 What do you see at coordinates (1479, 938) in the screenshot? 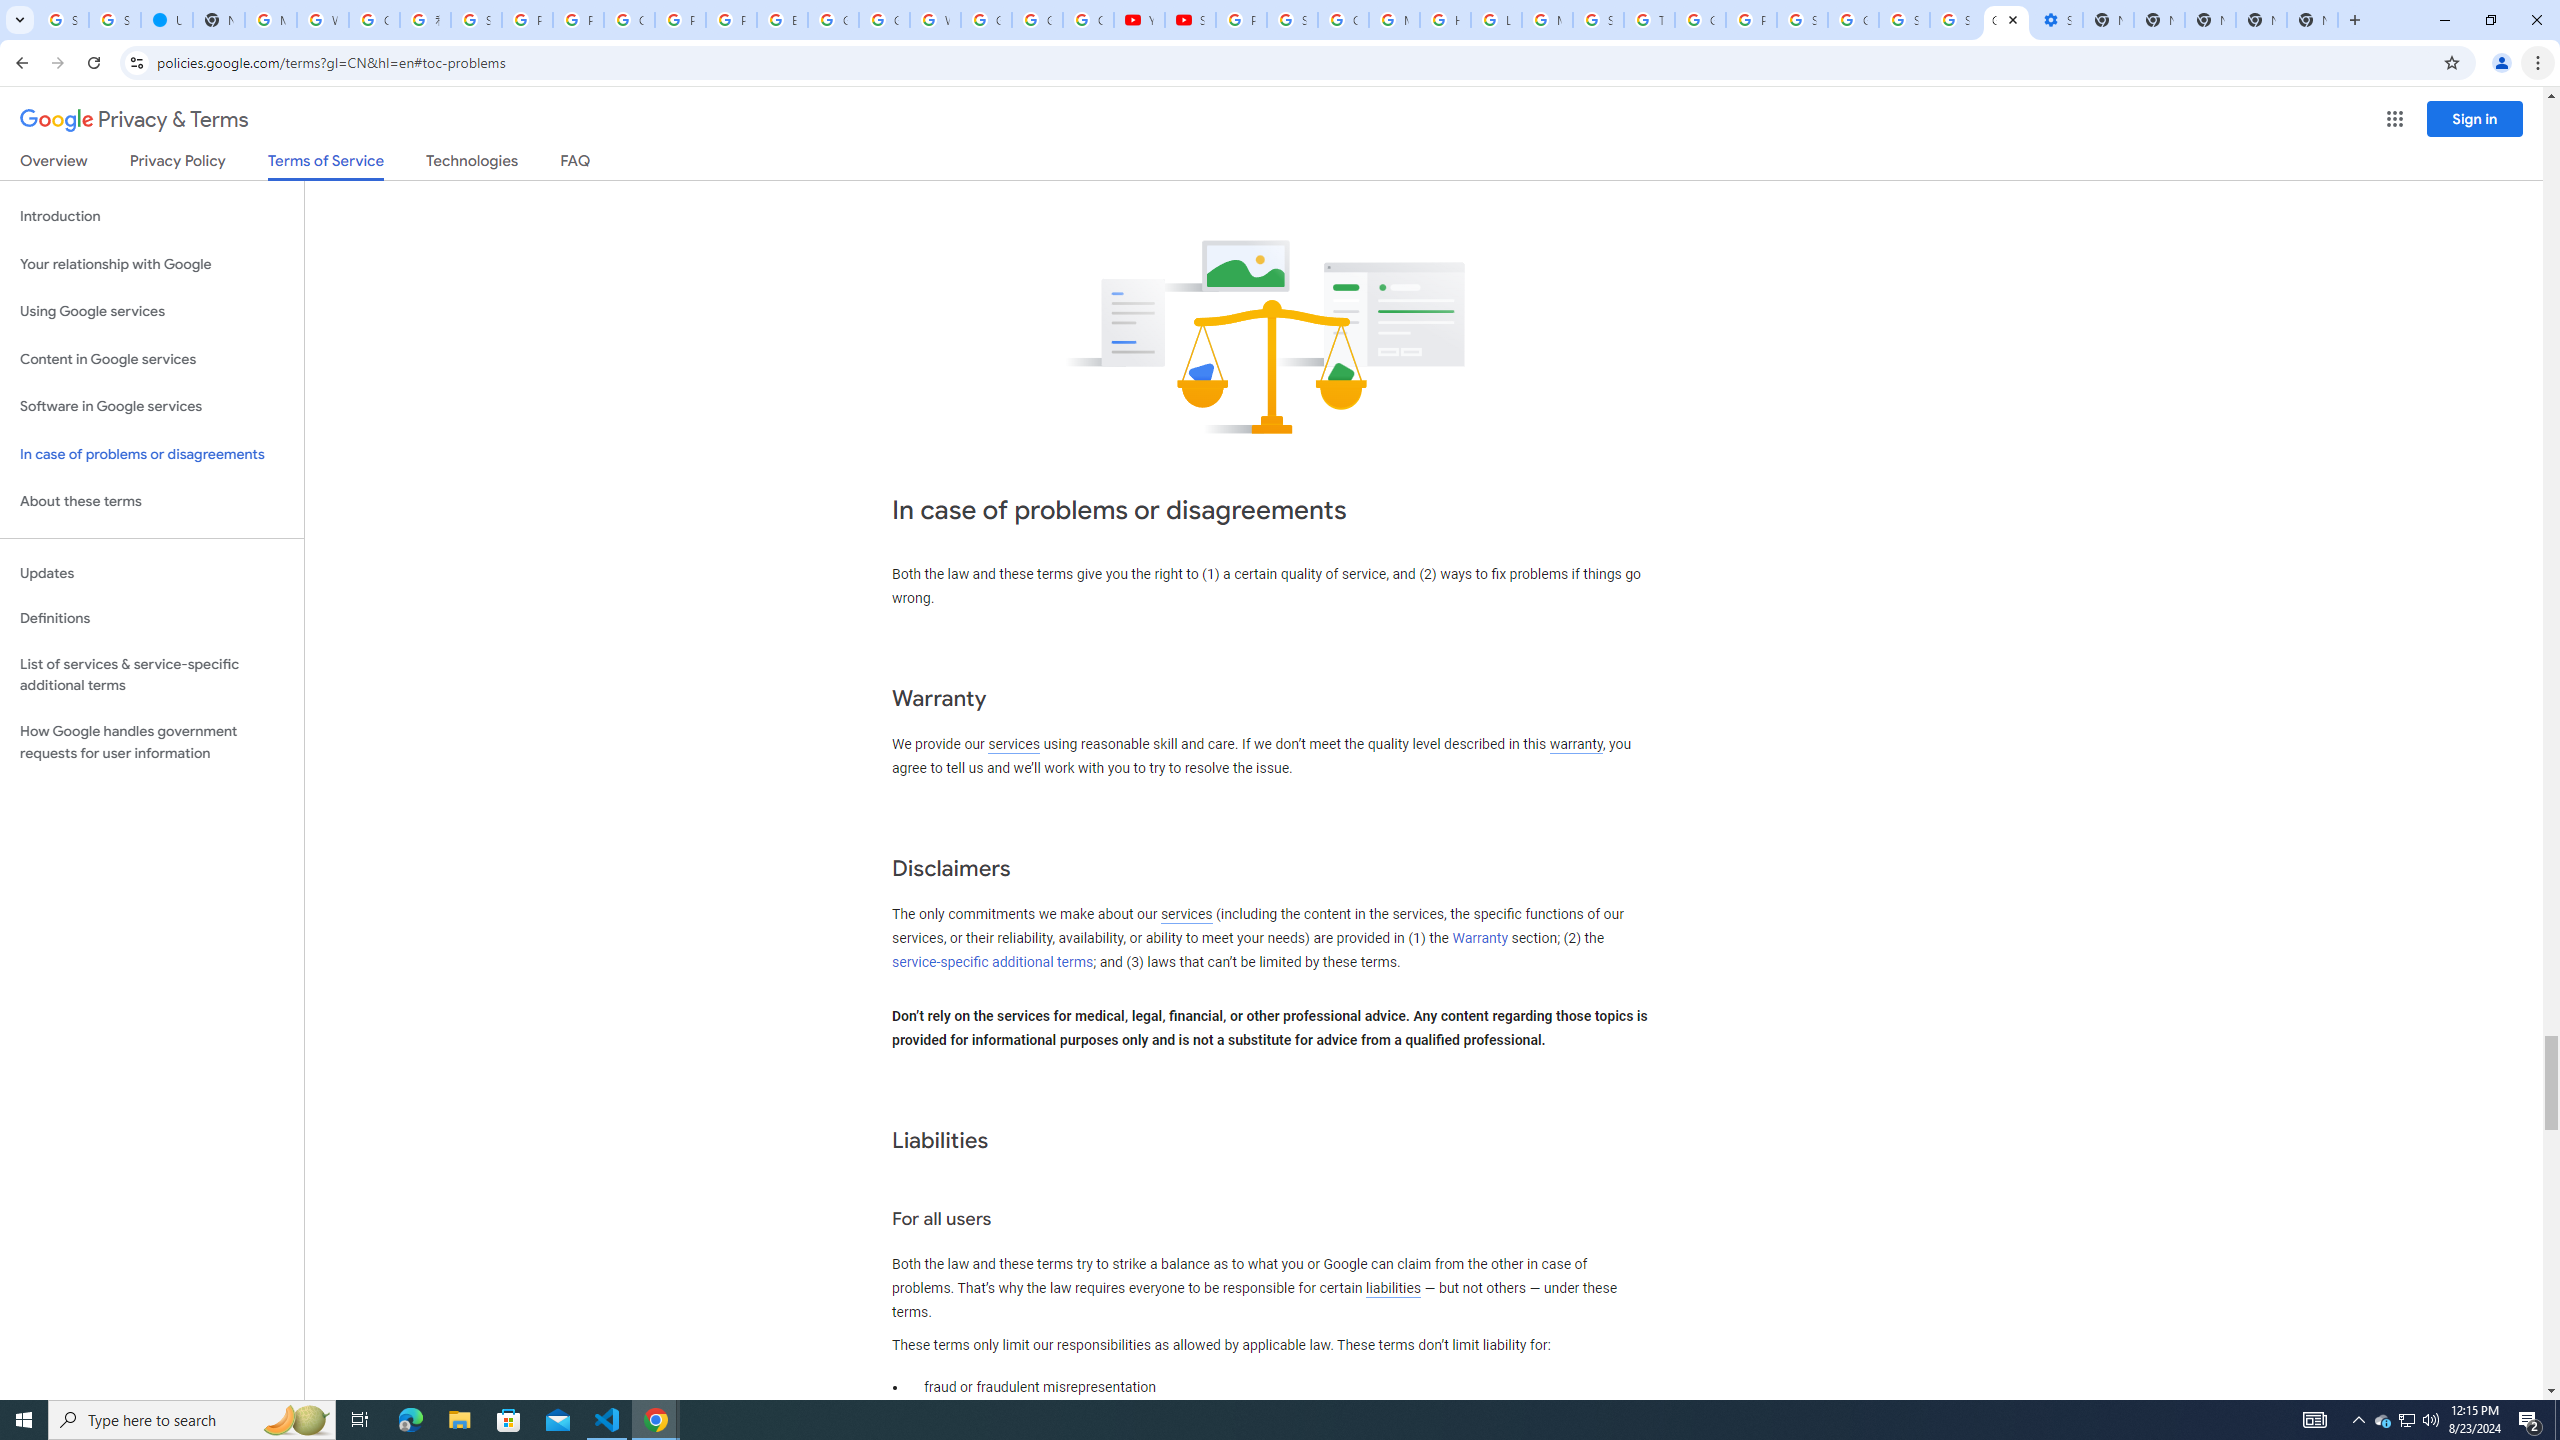
I see `'Warranty'` at bounding box center [1479, 938].